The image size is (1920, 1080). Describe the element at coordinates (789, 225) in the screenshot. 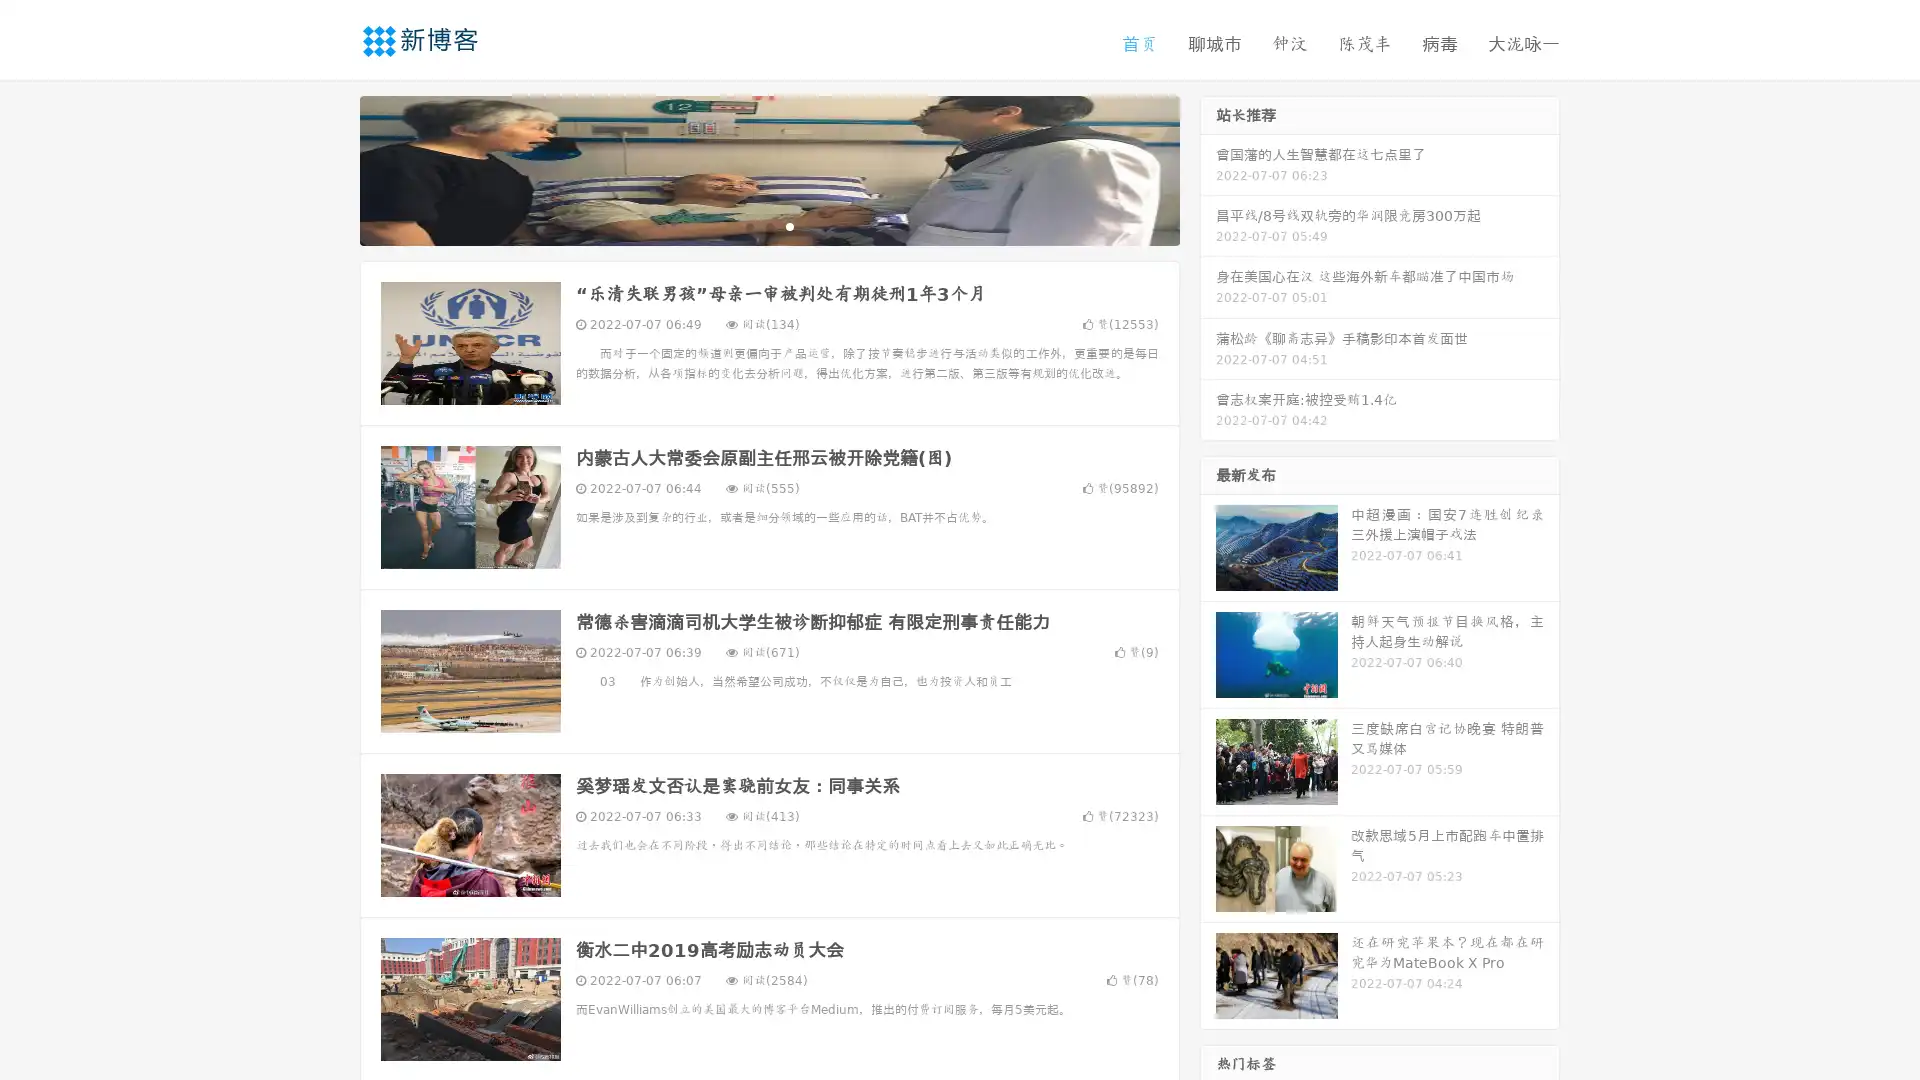

I see `Go to slide 3` at that location.